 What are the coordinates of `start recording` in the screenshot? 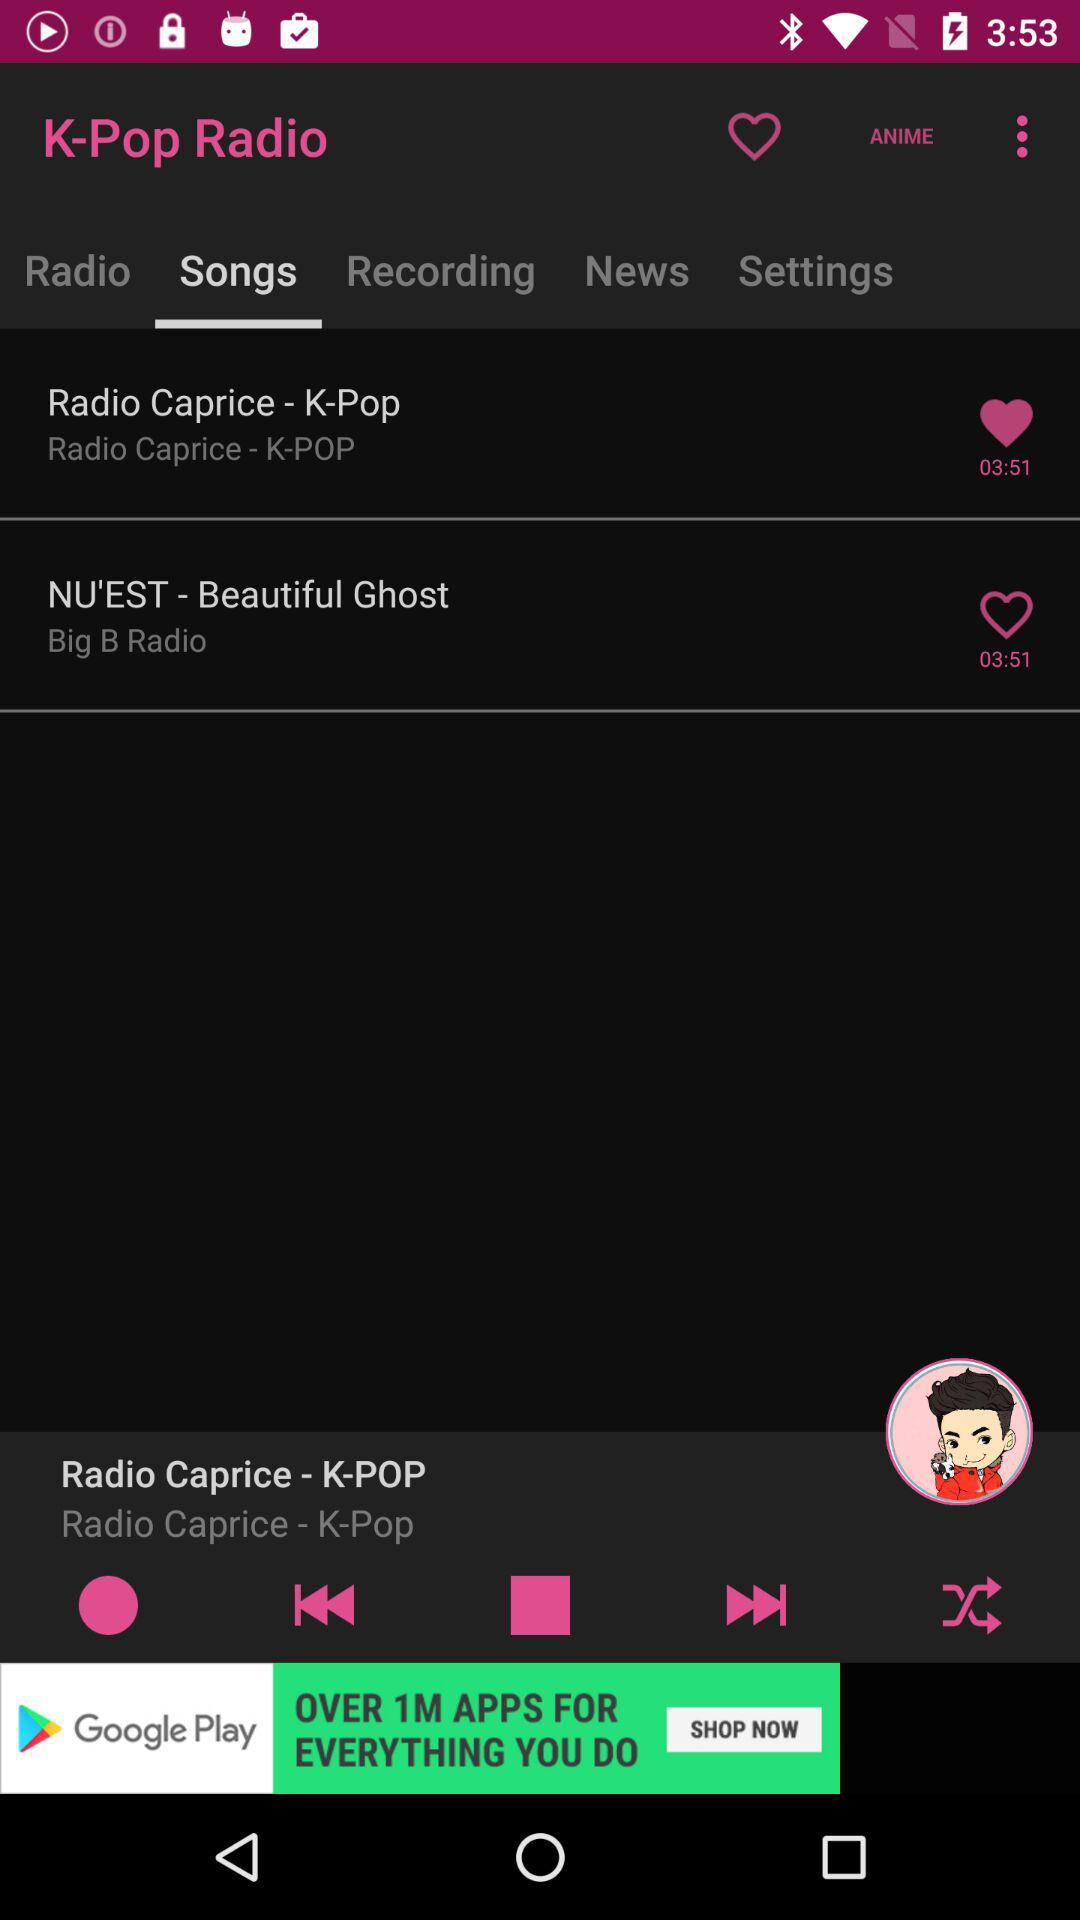 It's located at (108, 1604).